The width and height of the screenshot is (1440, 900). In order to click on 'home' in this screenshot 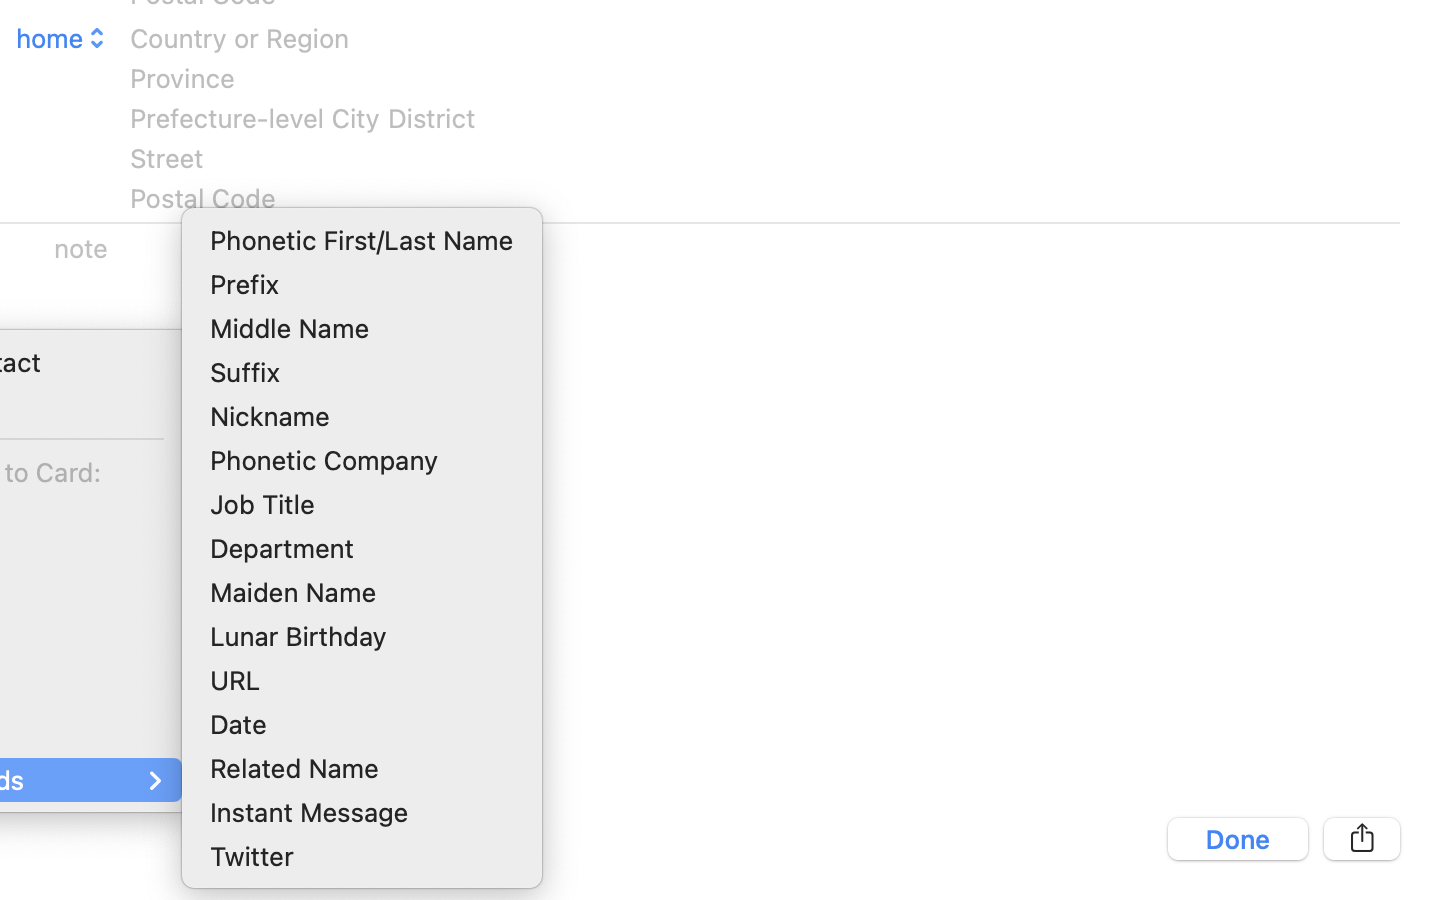, I will do `click(63, 36)`.